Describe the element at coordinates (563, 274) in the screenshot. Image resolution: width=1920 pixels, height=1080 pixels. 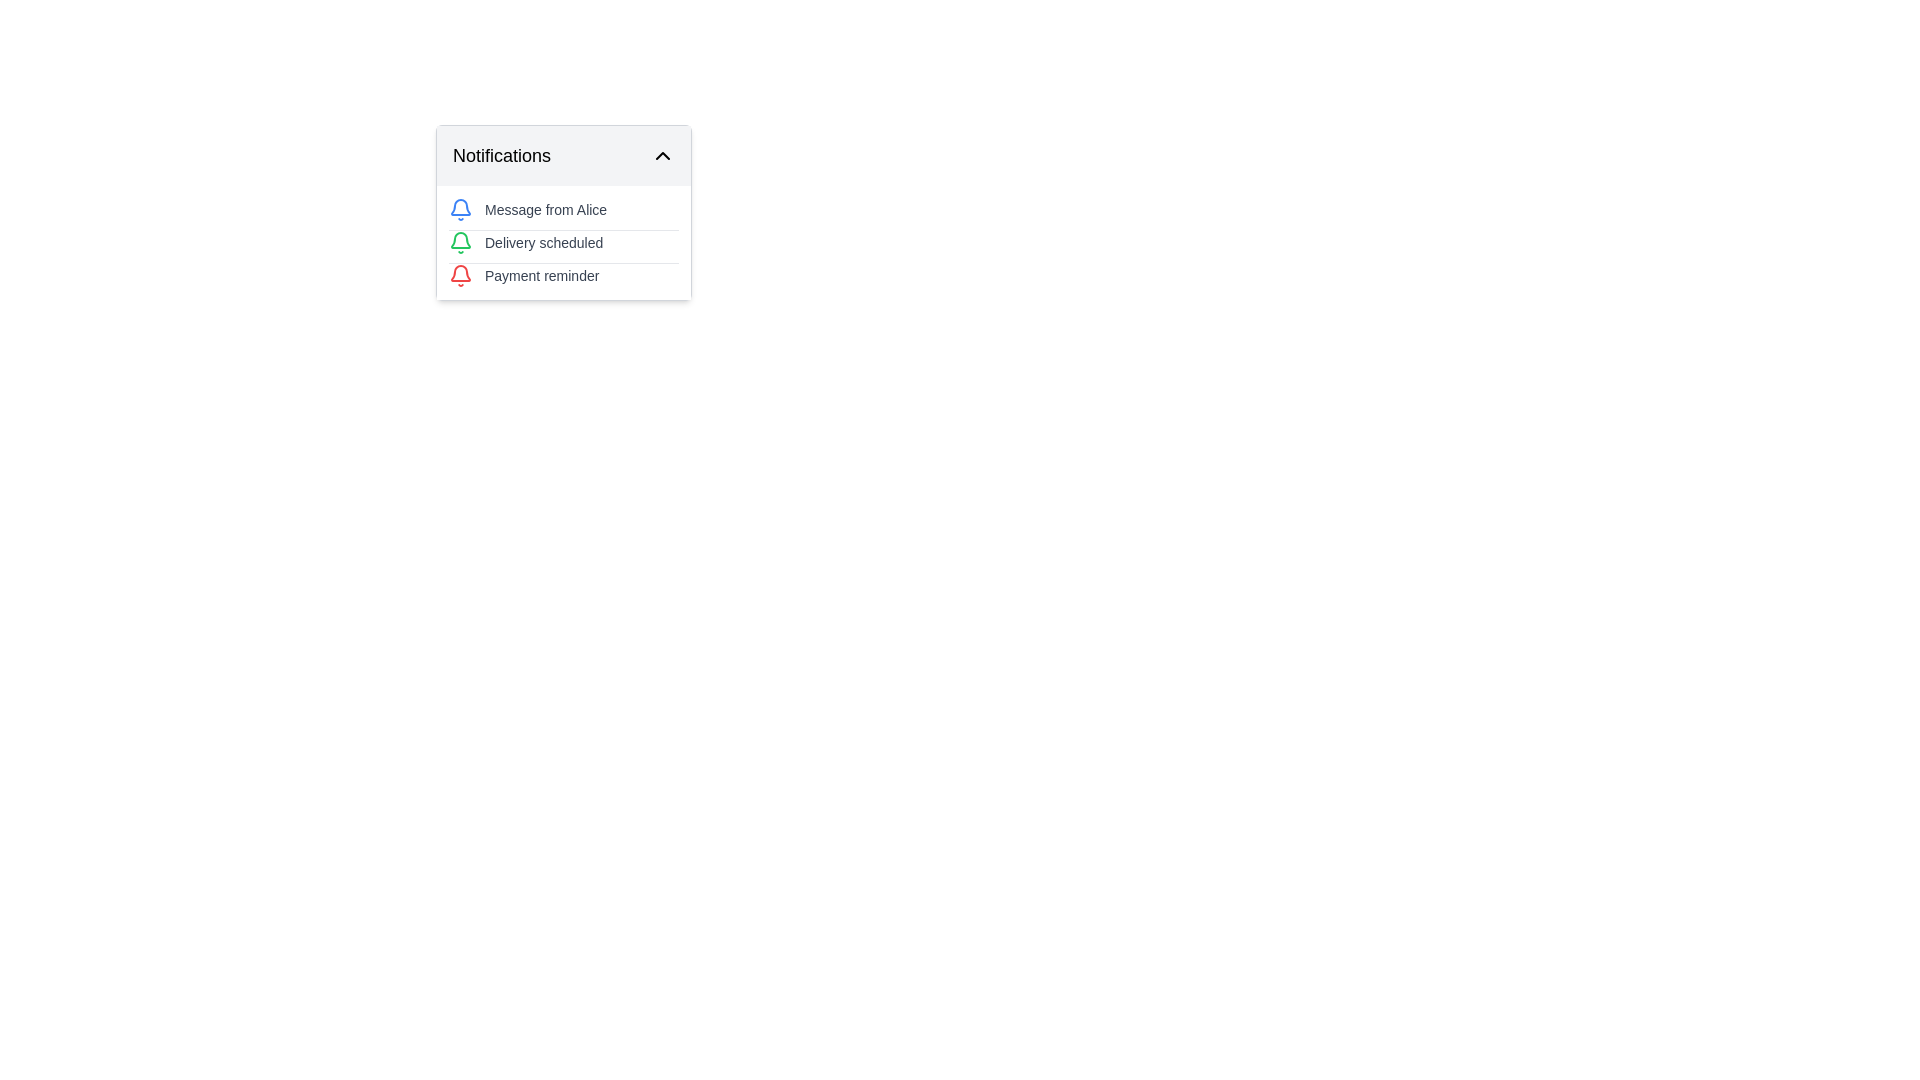
I see `the notification entry for the payment reminder located in the Notifications section, positioned as the third item in the list` at that location.